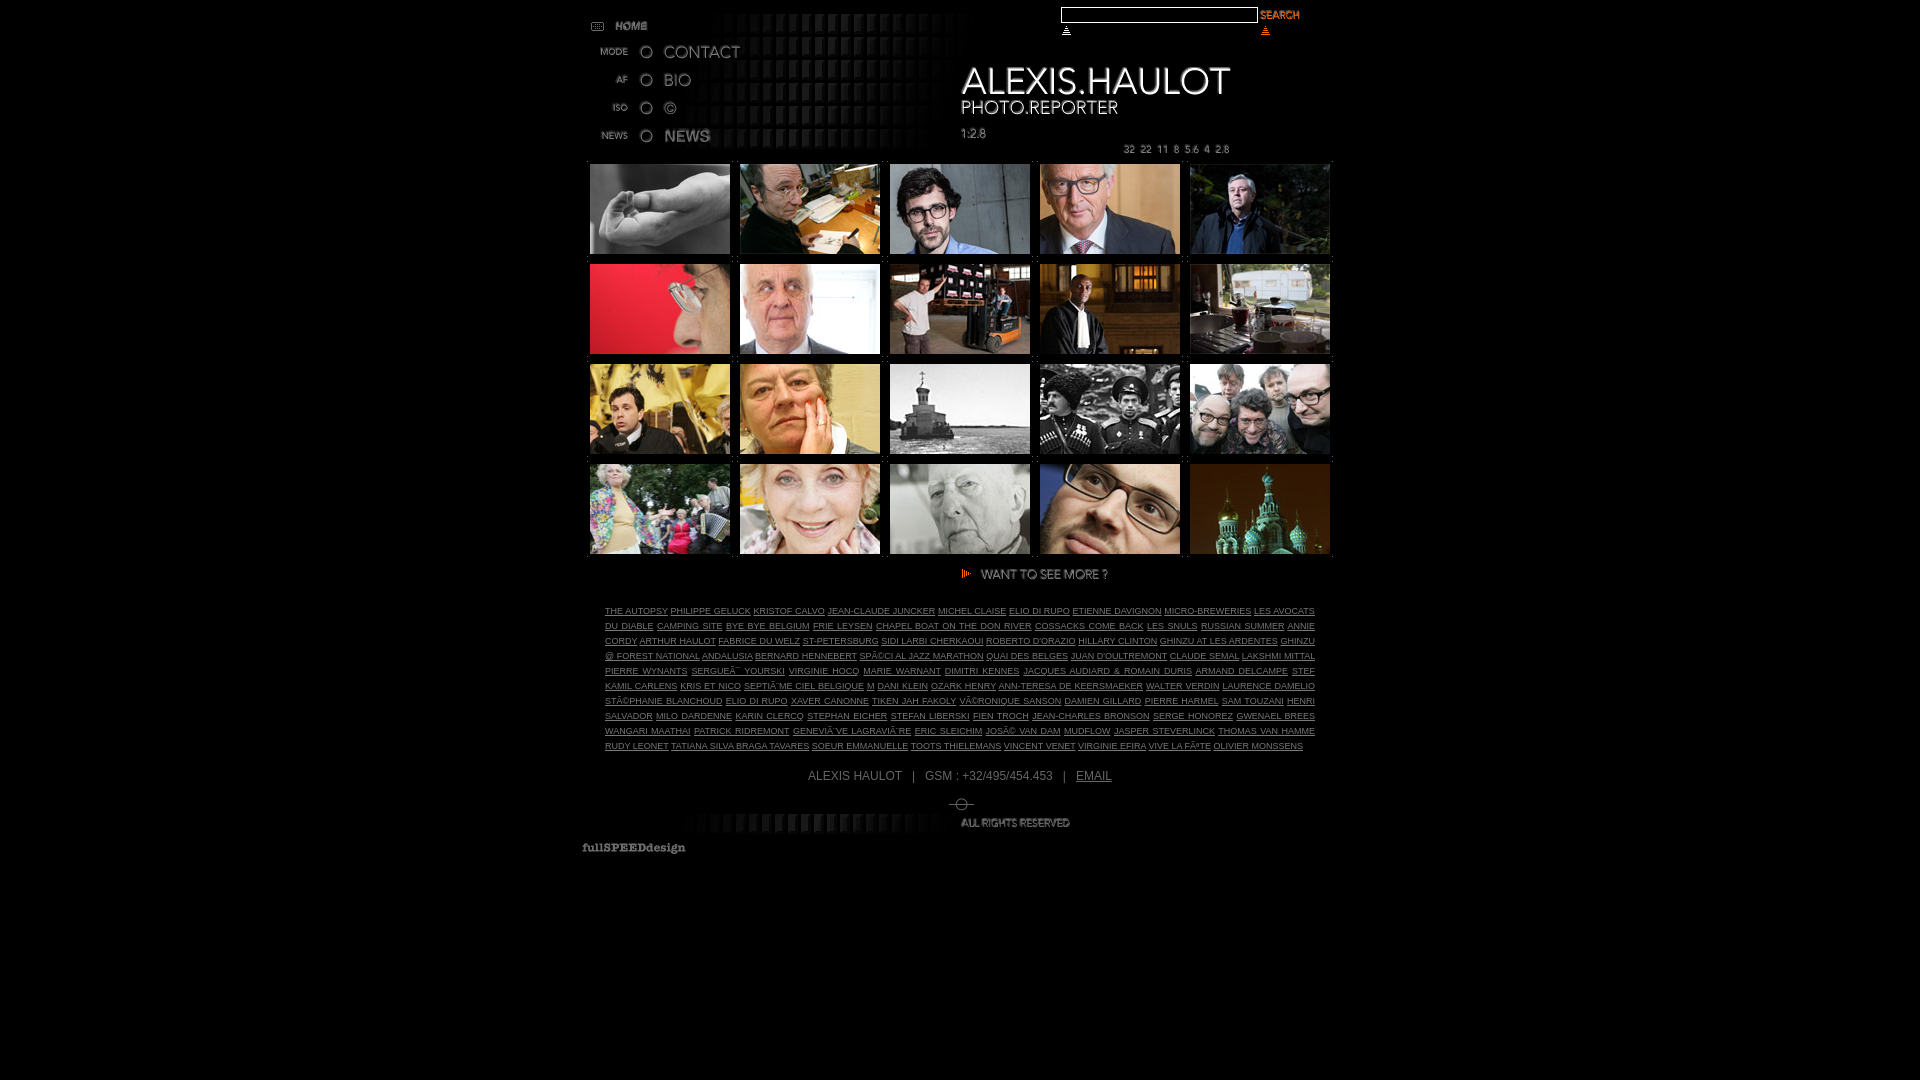  I want to click on 'VIRGINIE EFIRA', so click(1111, 745).